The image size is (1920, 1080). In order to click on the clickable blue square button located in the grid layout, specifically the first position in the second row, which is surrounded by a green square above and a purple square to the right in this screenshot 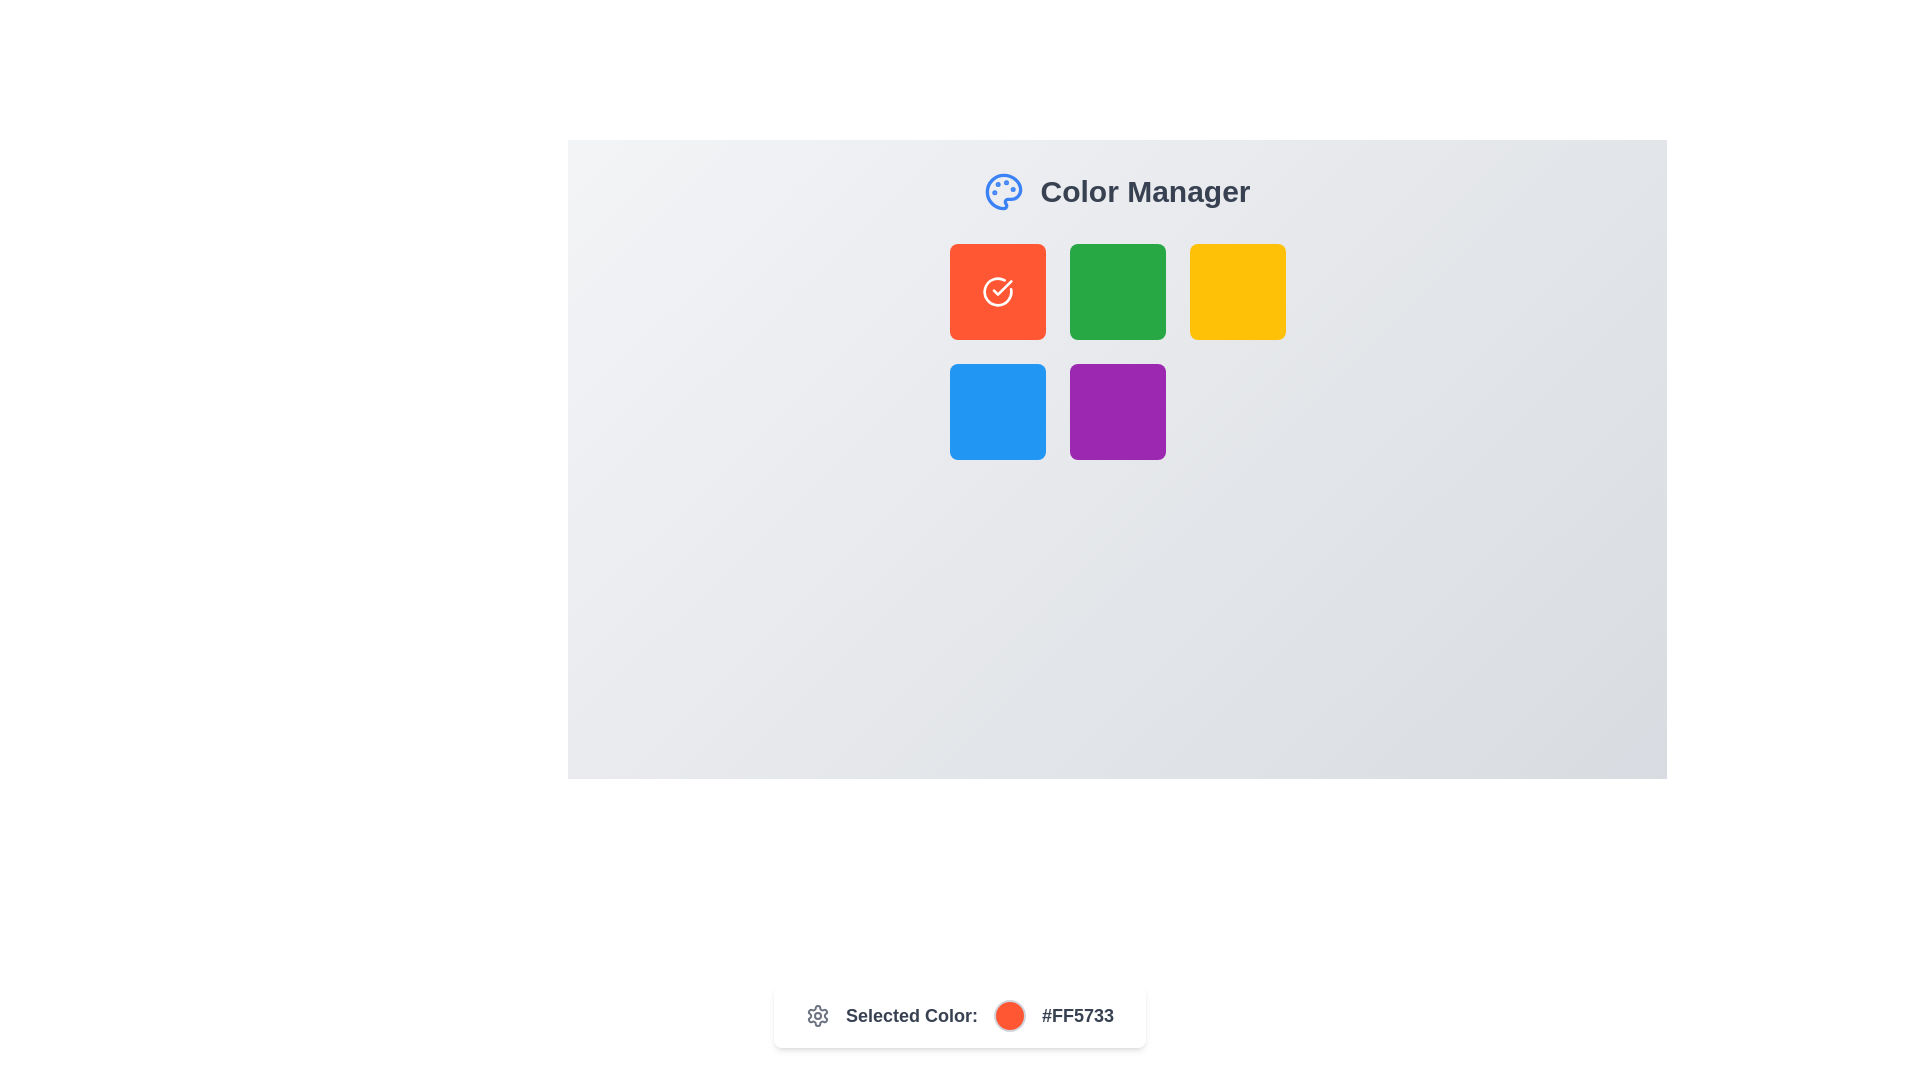, I will do `click(997, 411)`.